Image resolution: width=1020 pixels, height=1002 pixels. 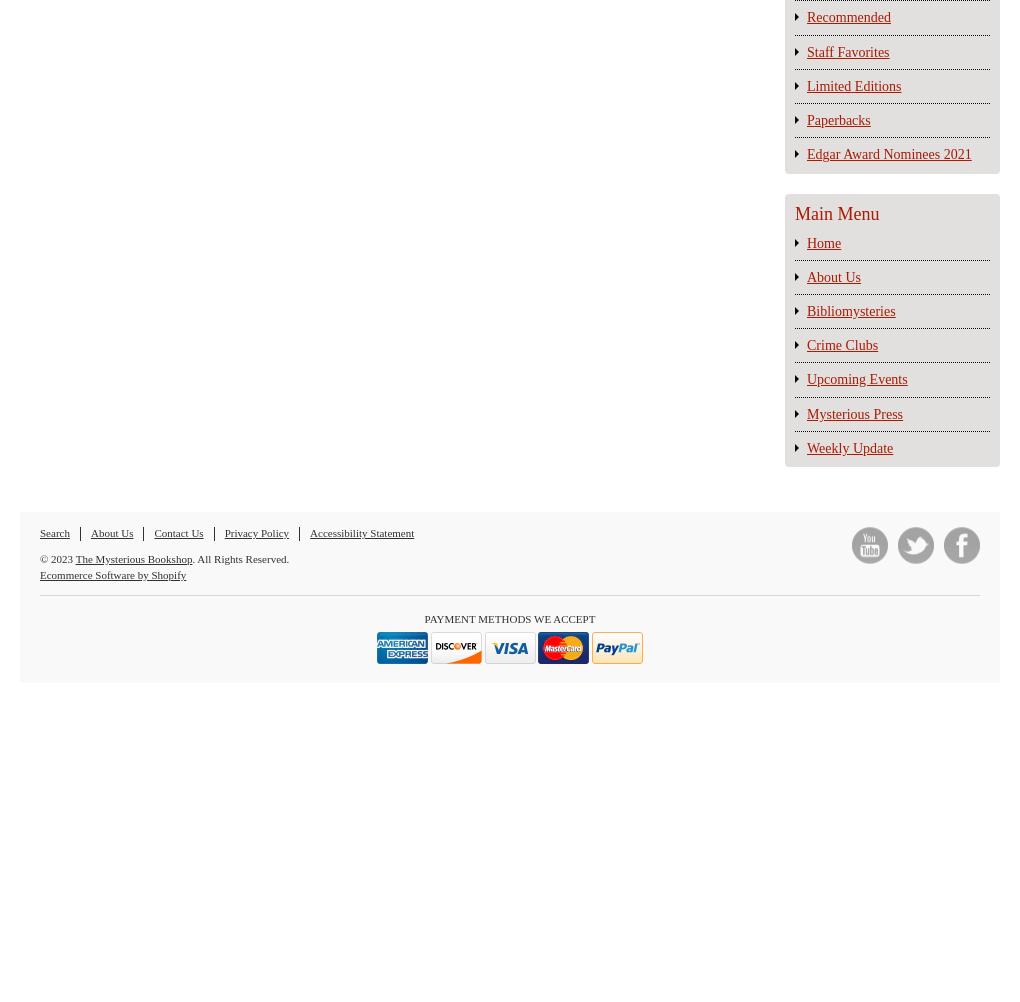 What do you see at coordinates (806, 119) in the screenshot?
I see `'Paperbacks'` at bounding box center [806, 119].